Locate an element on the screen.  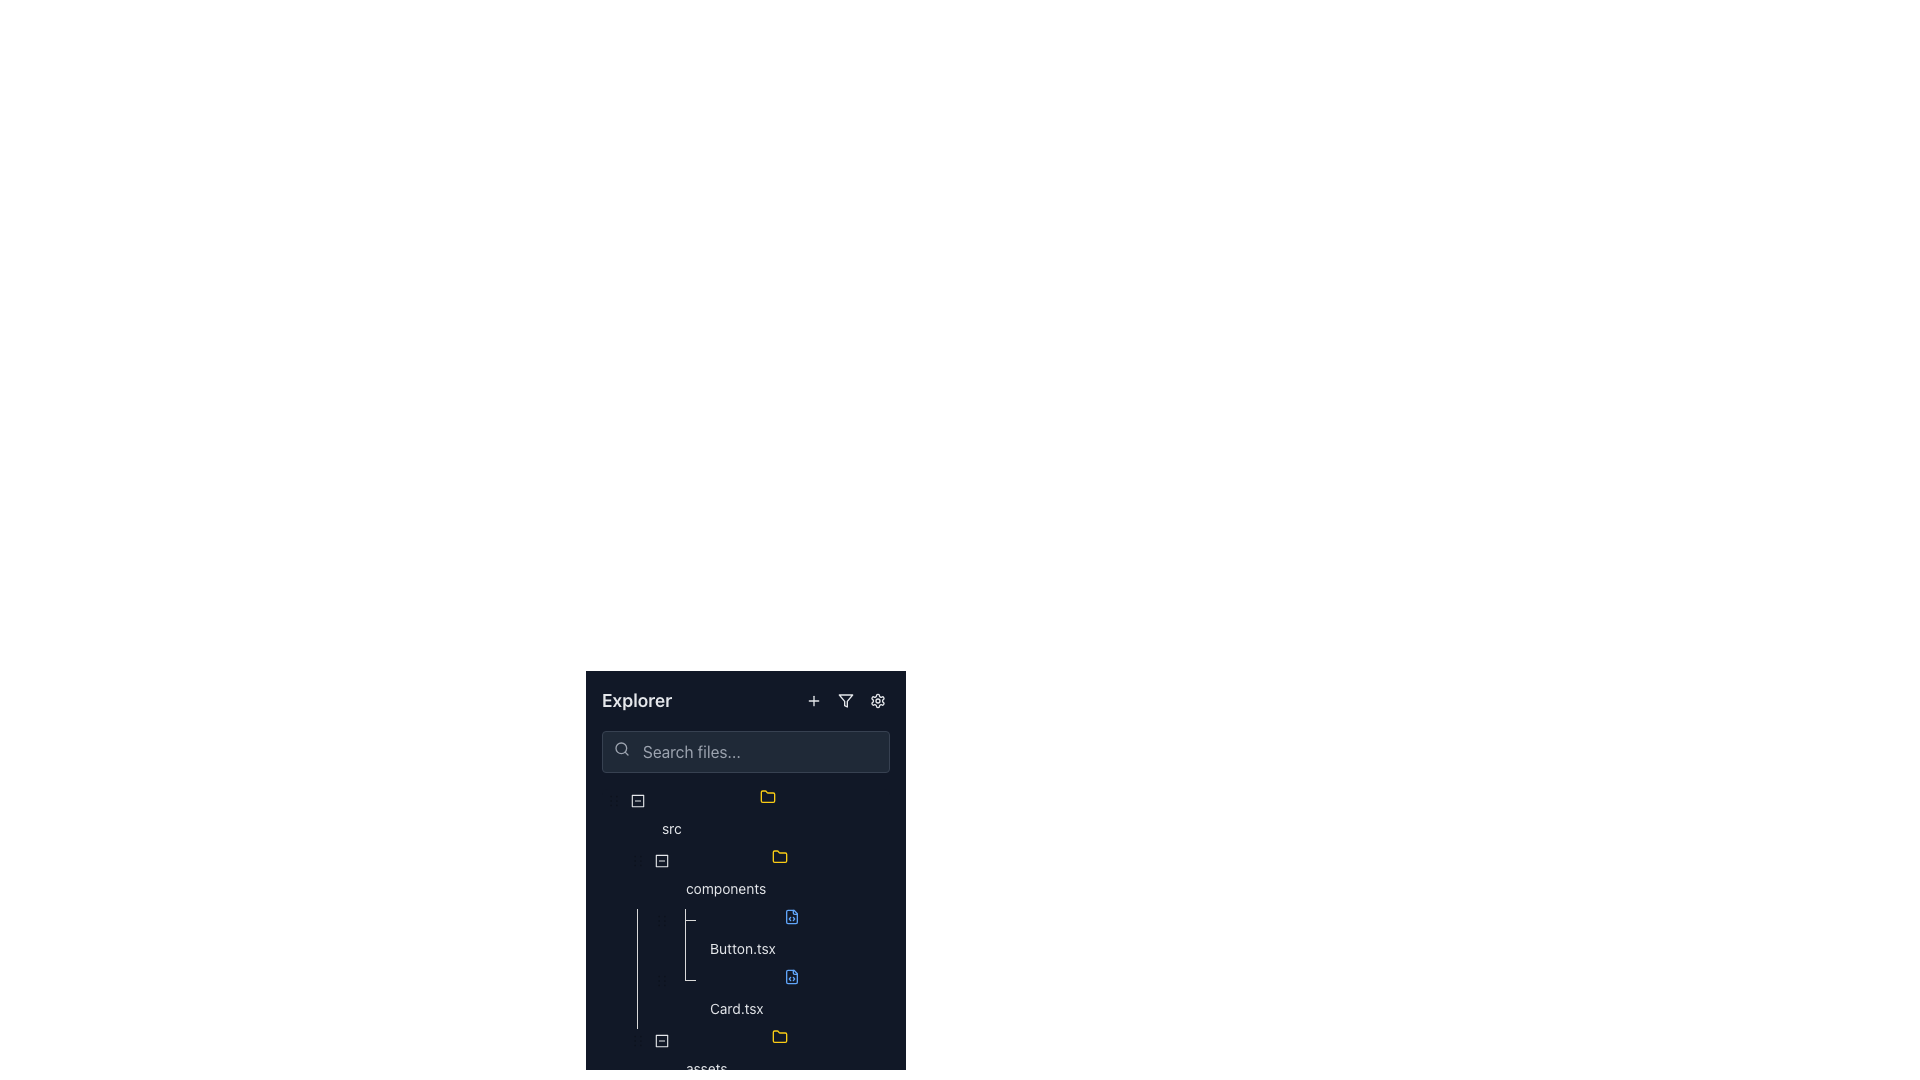
the status represented by the small, circular icon located near the bottom-left corner of the file explorer interface, immediately to the left of the folder icon is located at coordinates (637, 859).